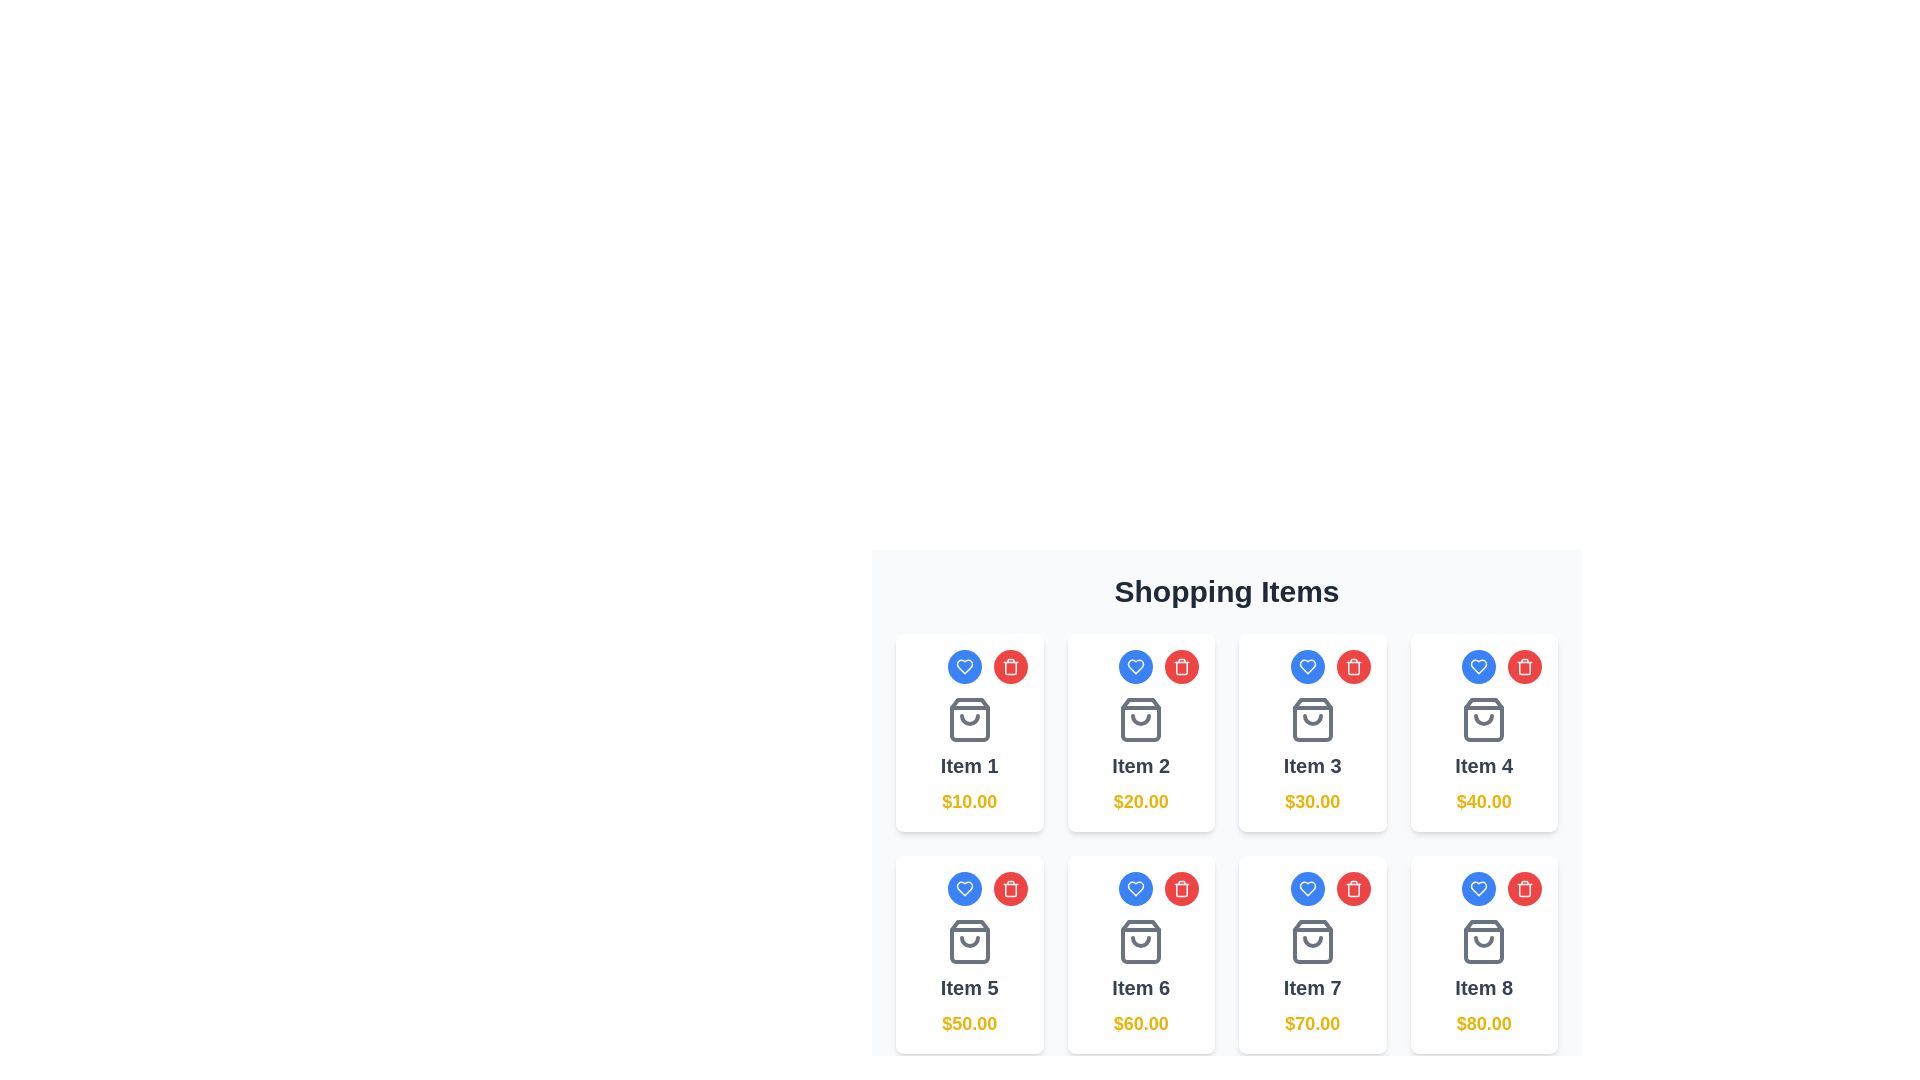 This screenshot has height=1080, width=1920. Describe the element at coordinates (1484, 765) in the screenshot. I see `text content of the element displaying 'Item 4' in bold and large font, located in the second row, fourth column of the grid layout within a product card` at that location.